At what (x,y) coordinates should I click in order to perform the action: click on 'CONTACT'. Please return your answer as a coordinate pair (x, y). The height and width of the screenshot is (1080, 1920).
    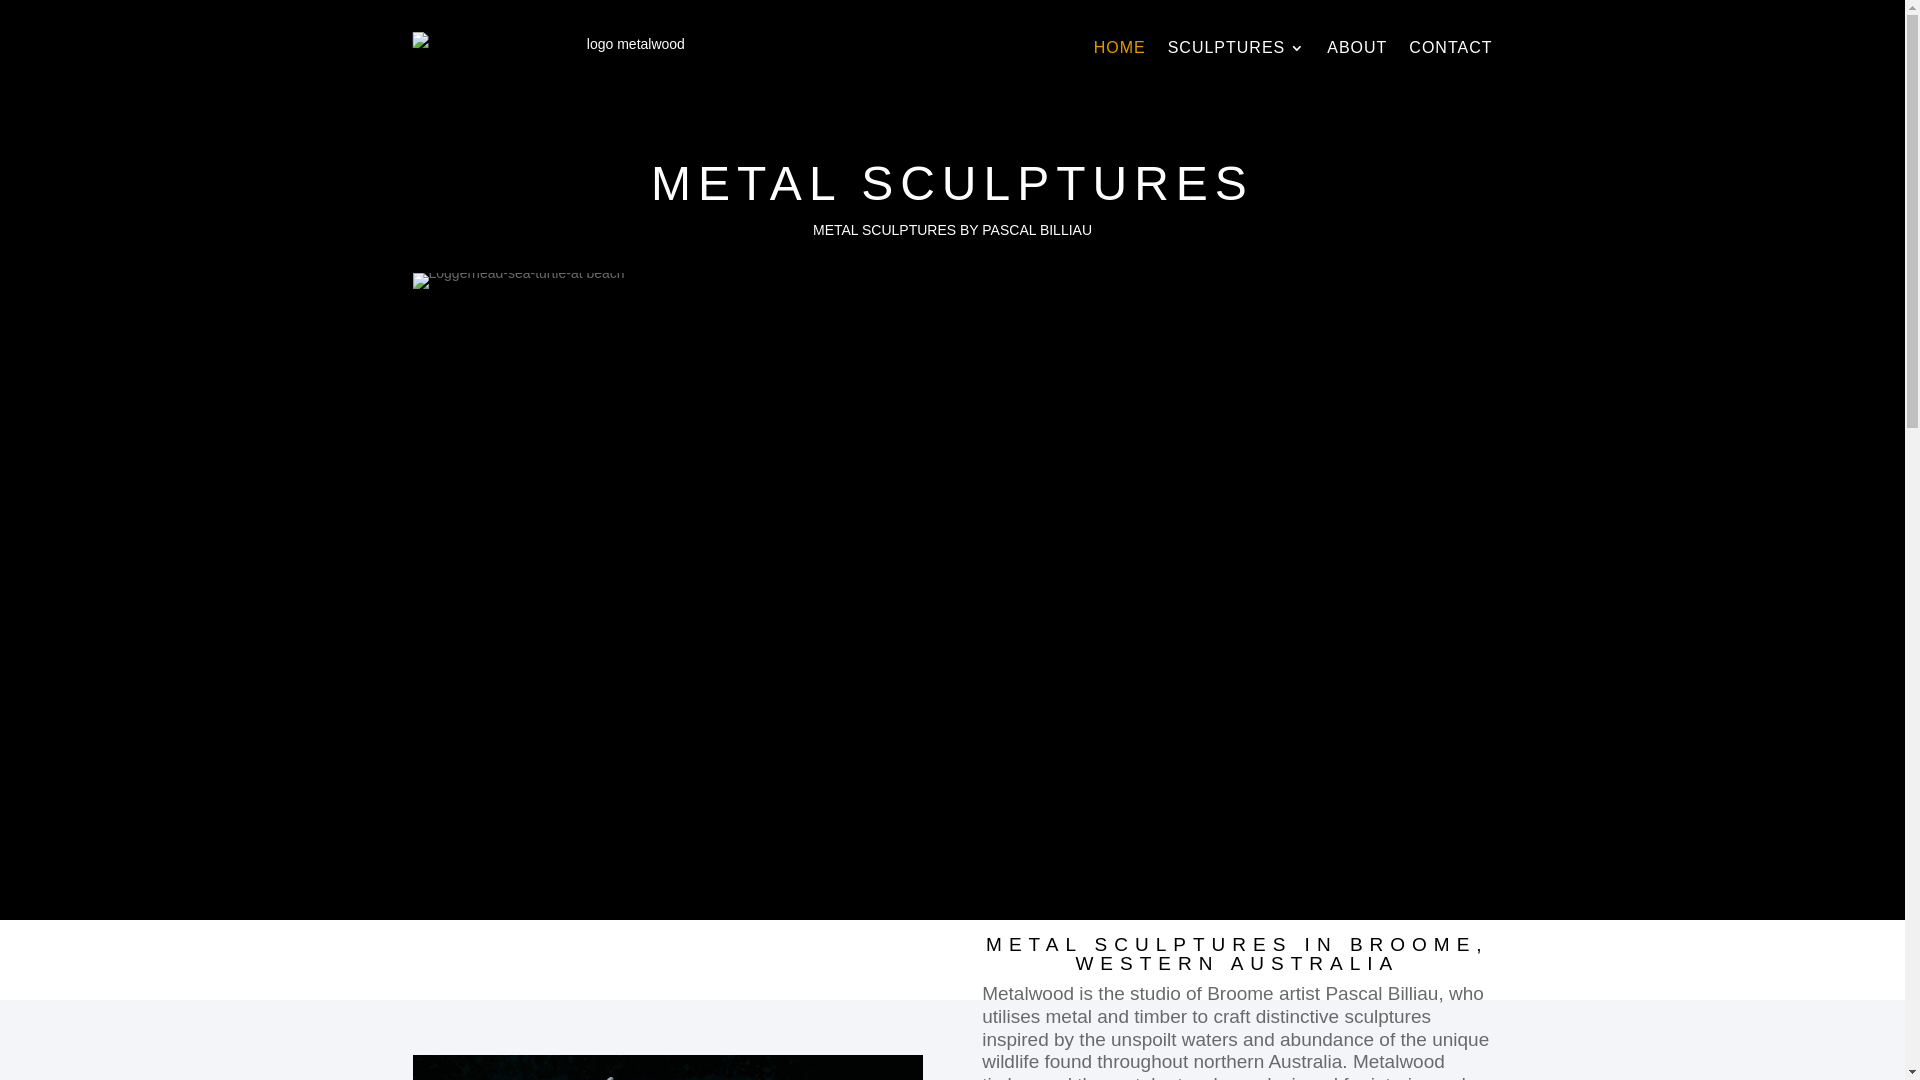
    Looking at the image, I should click on (1450, 46).